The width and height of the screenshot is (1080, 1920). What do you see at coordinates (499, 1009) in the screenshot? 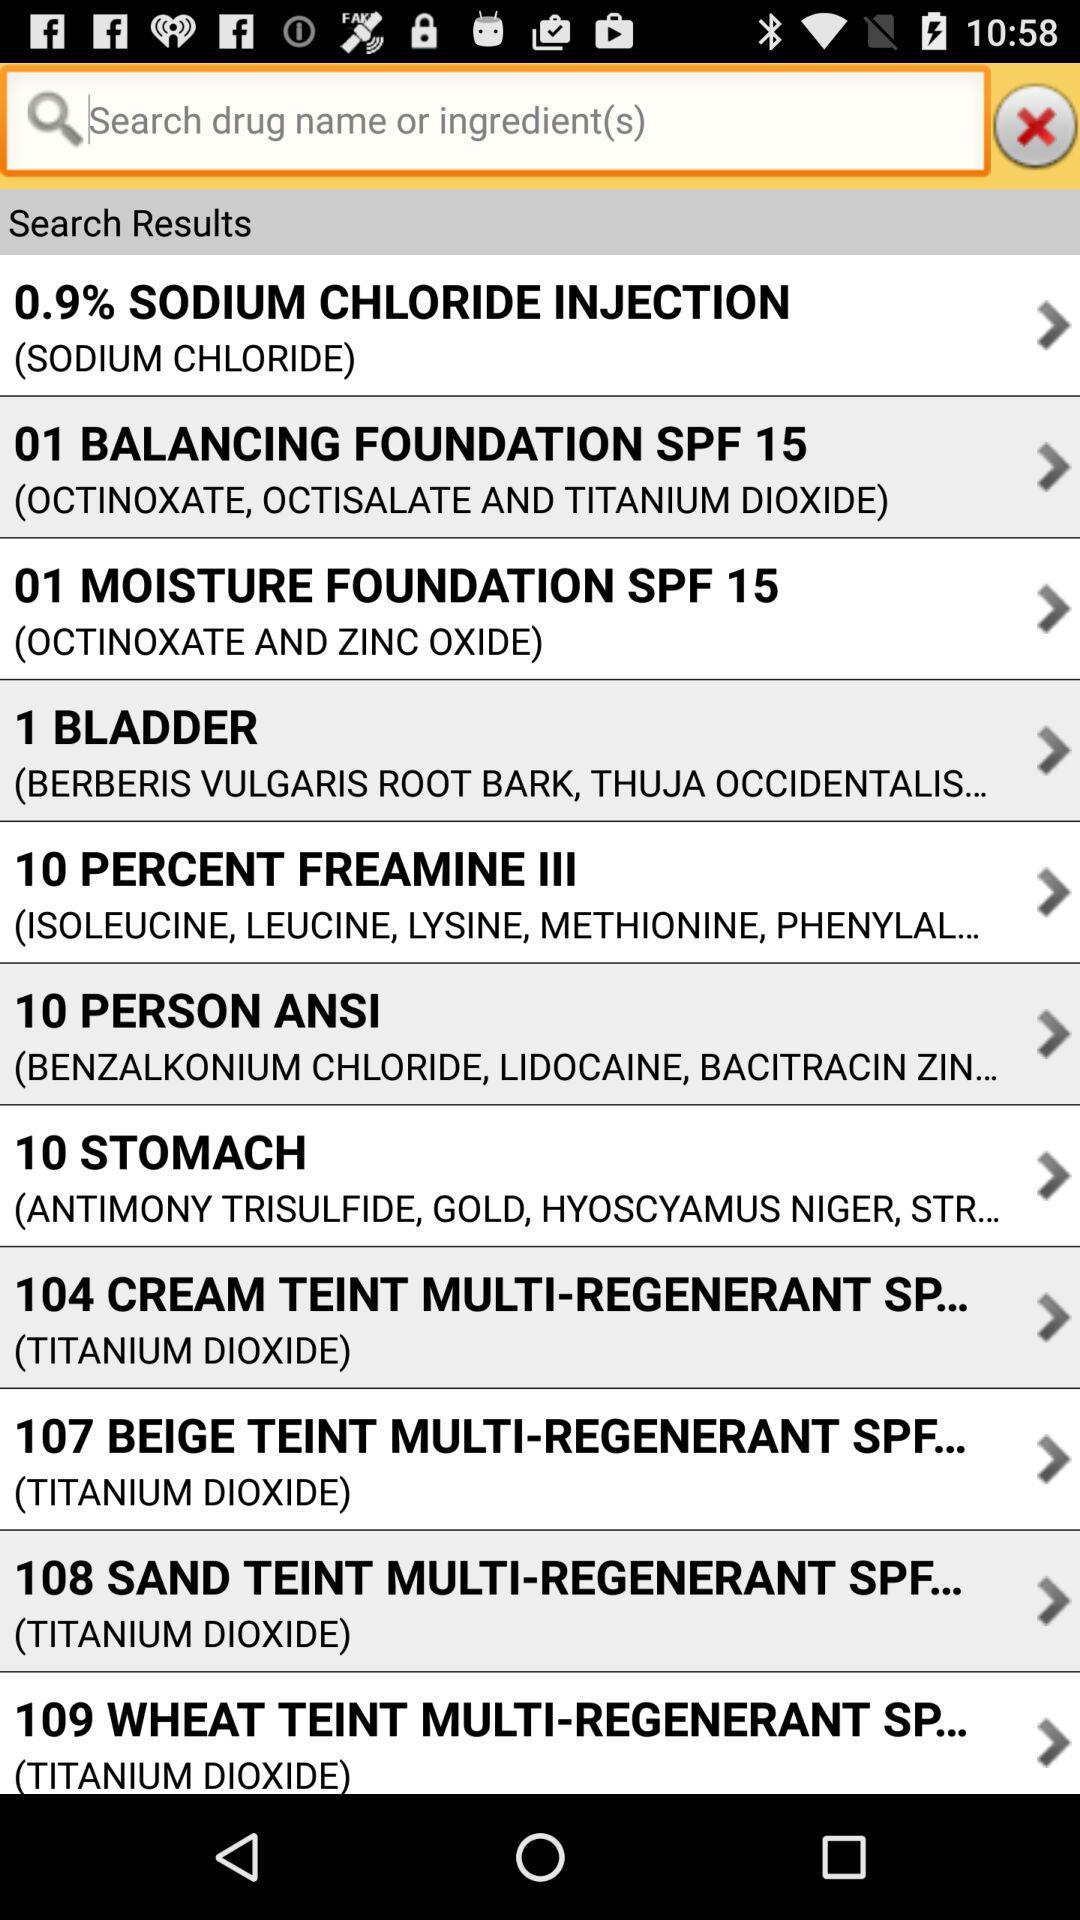
I see `10 person ansi item` at bounding box center [499, 1009].